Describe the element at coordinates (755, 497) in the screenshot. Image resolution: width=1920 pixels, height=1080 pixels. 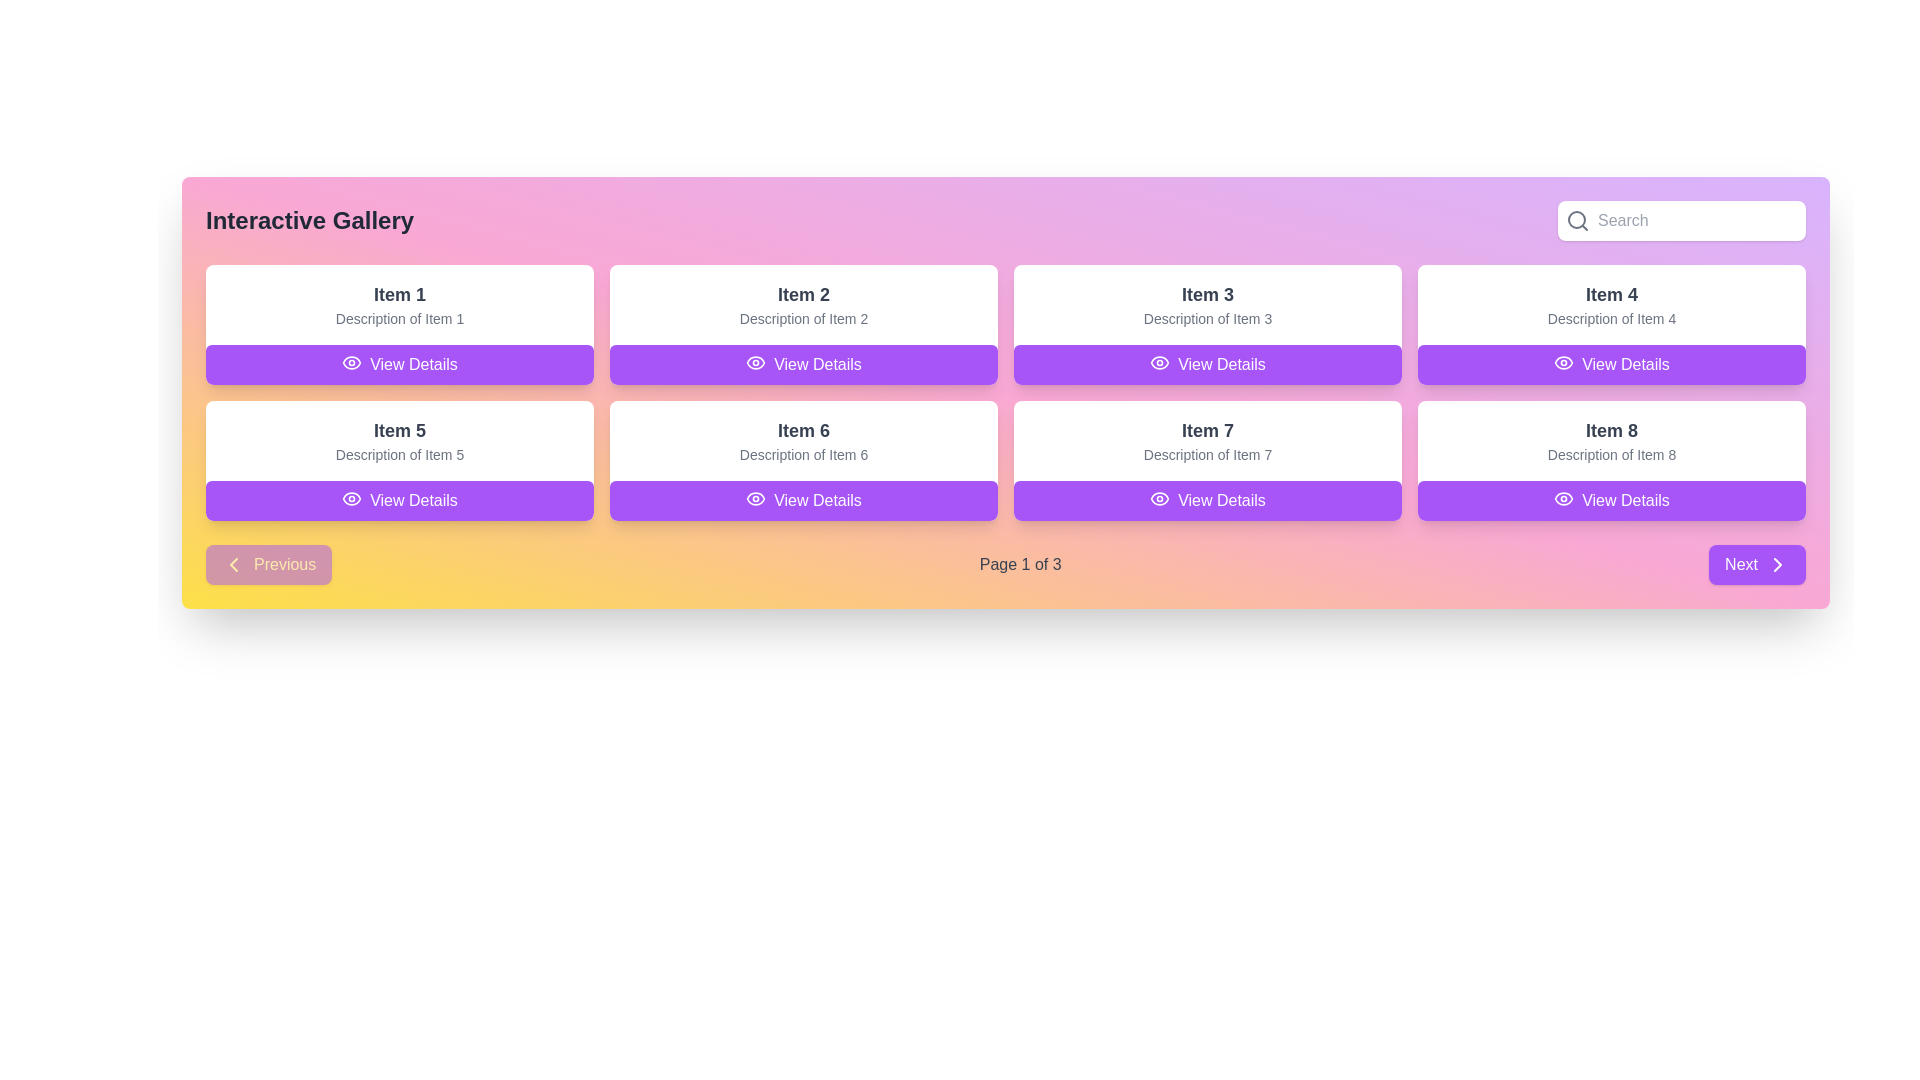
I see `the icon located to the left of the text in the sixth 'View Details' button, which is below the card titled 'Item 6'` at that location.